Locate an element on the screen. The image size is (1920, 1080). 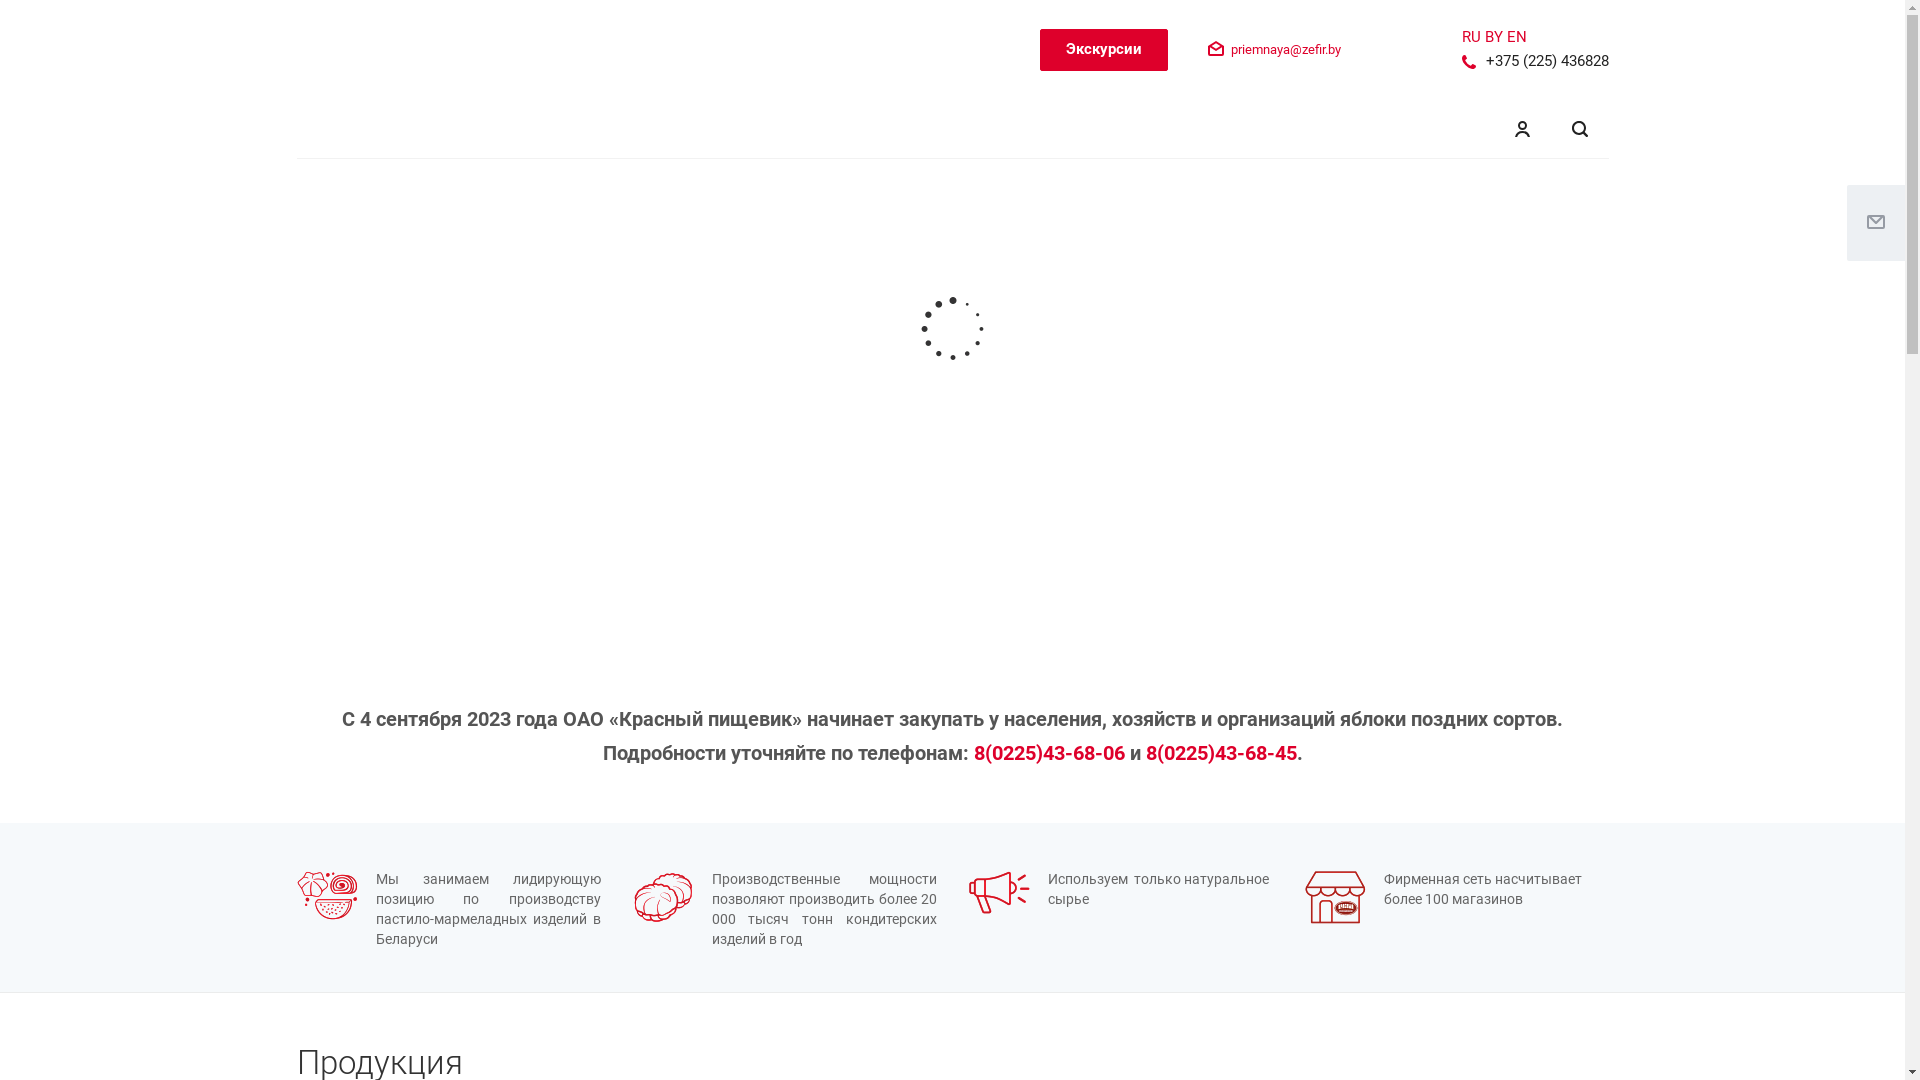
'8(0225)43-68-45' is located at coordinates (1220, 752).